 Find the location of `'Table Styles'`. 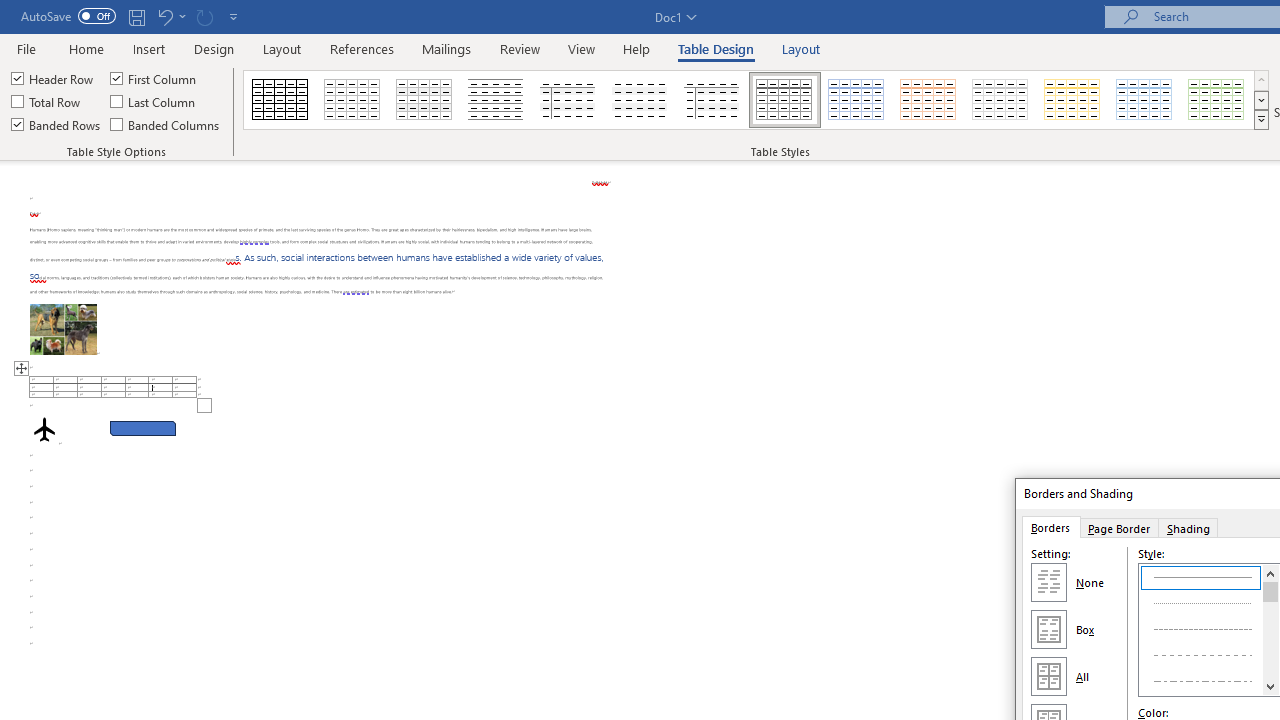

'Table Styles' is located at coordinates (1260, 120).